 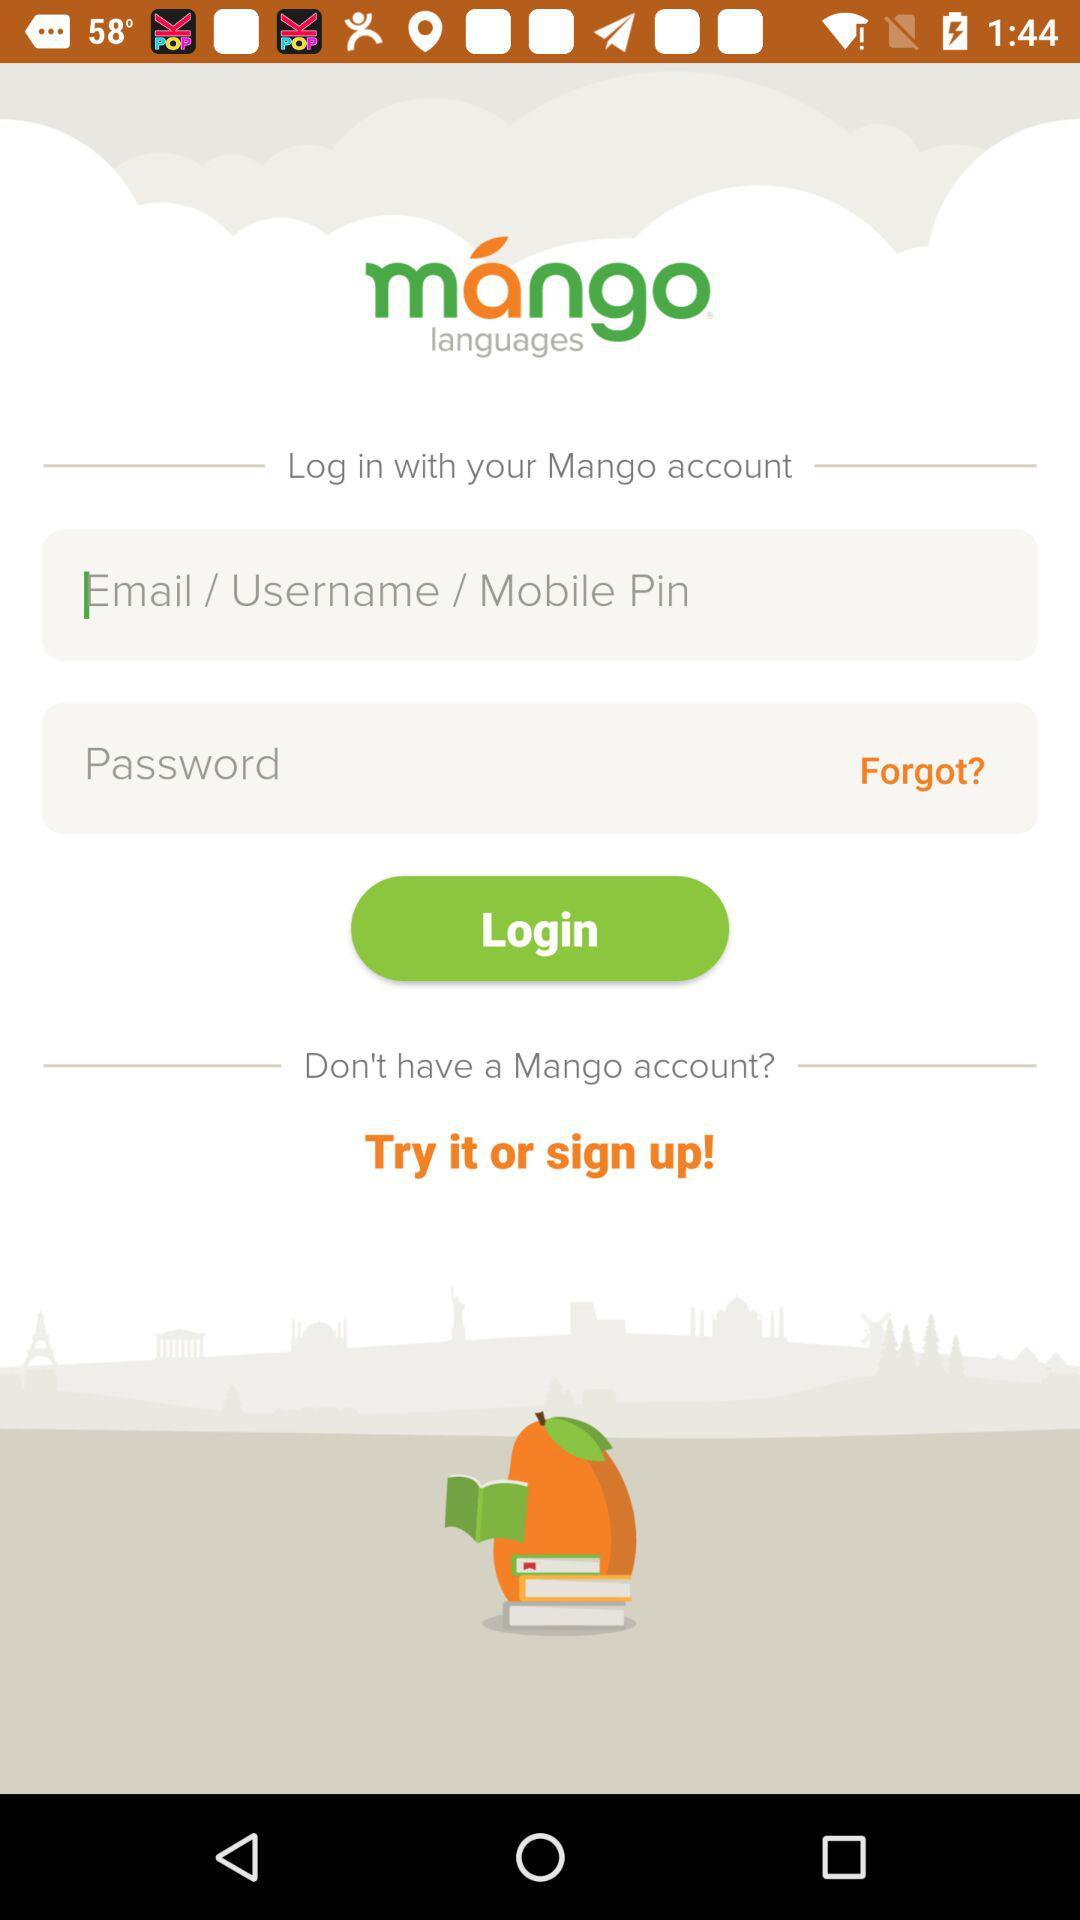 What do you see at coordinates (922, 767) in the screenshot?
I see `the forgot? icon` at bounding box center [922, 767].